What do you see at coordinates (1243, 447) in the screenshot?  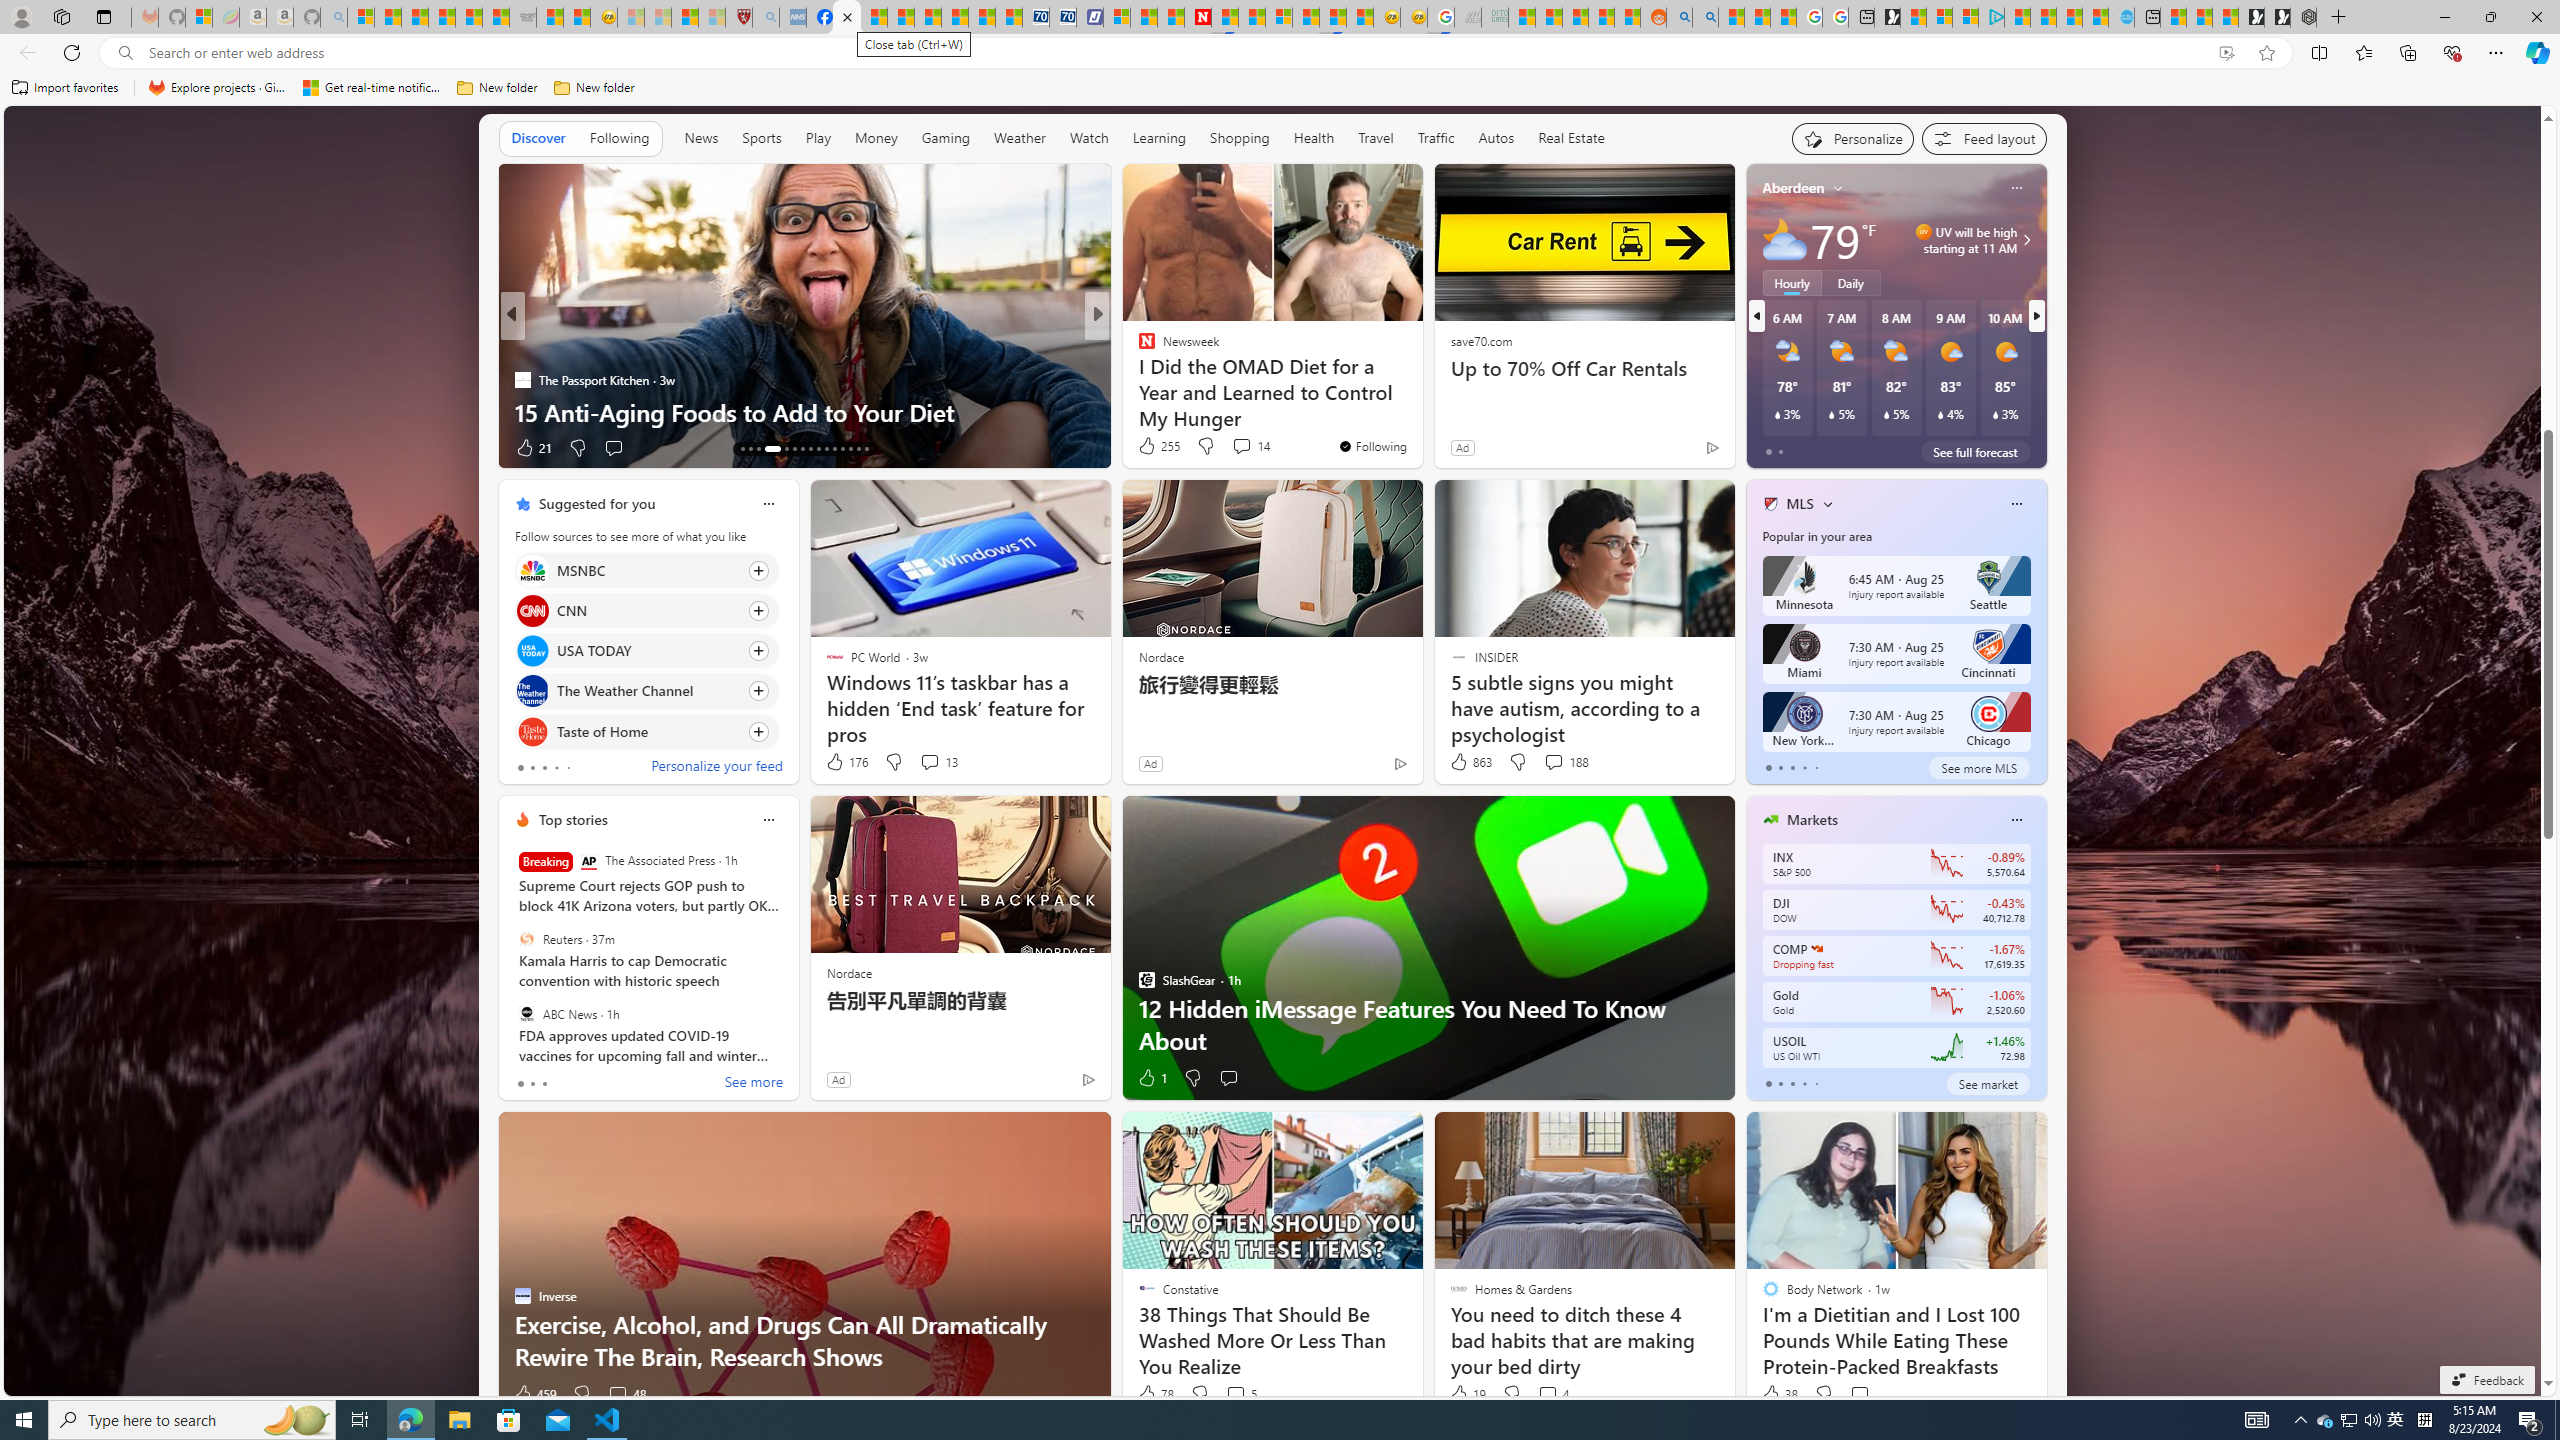 I see `'View comments 23 Comment'` at bounding box center [1243, 447].